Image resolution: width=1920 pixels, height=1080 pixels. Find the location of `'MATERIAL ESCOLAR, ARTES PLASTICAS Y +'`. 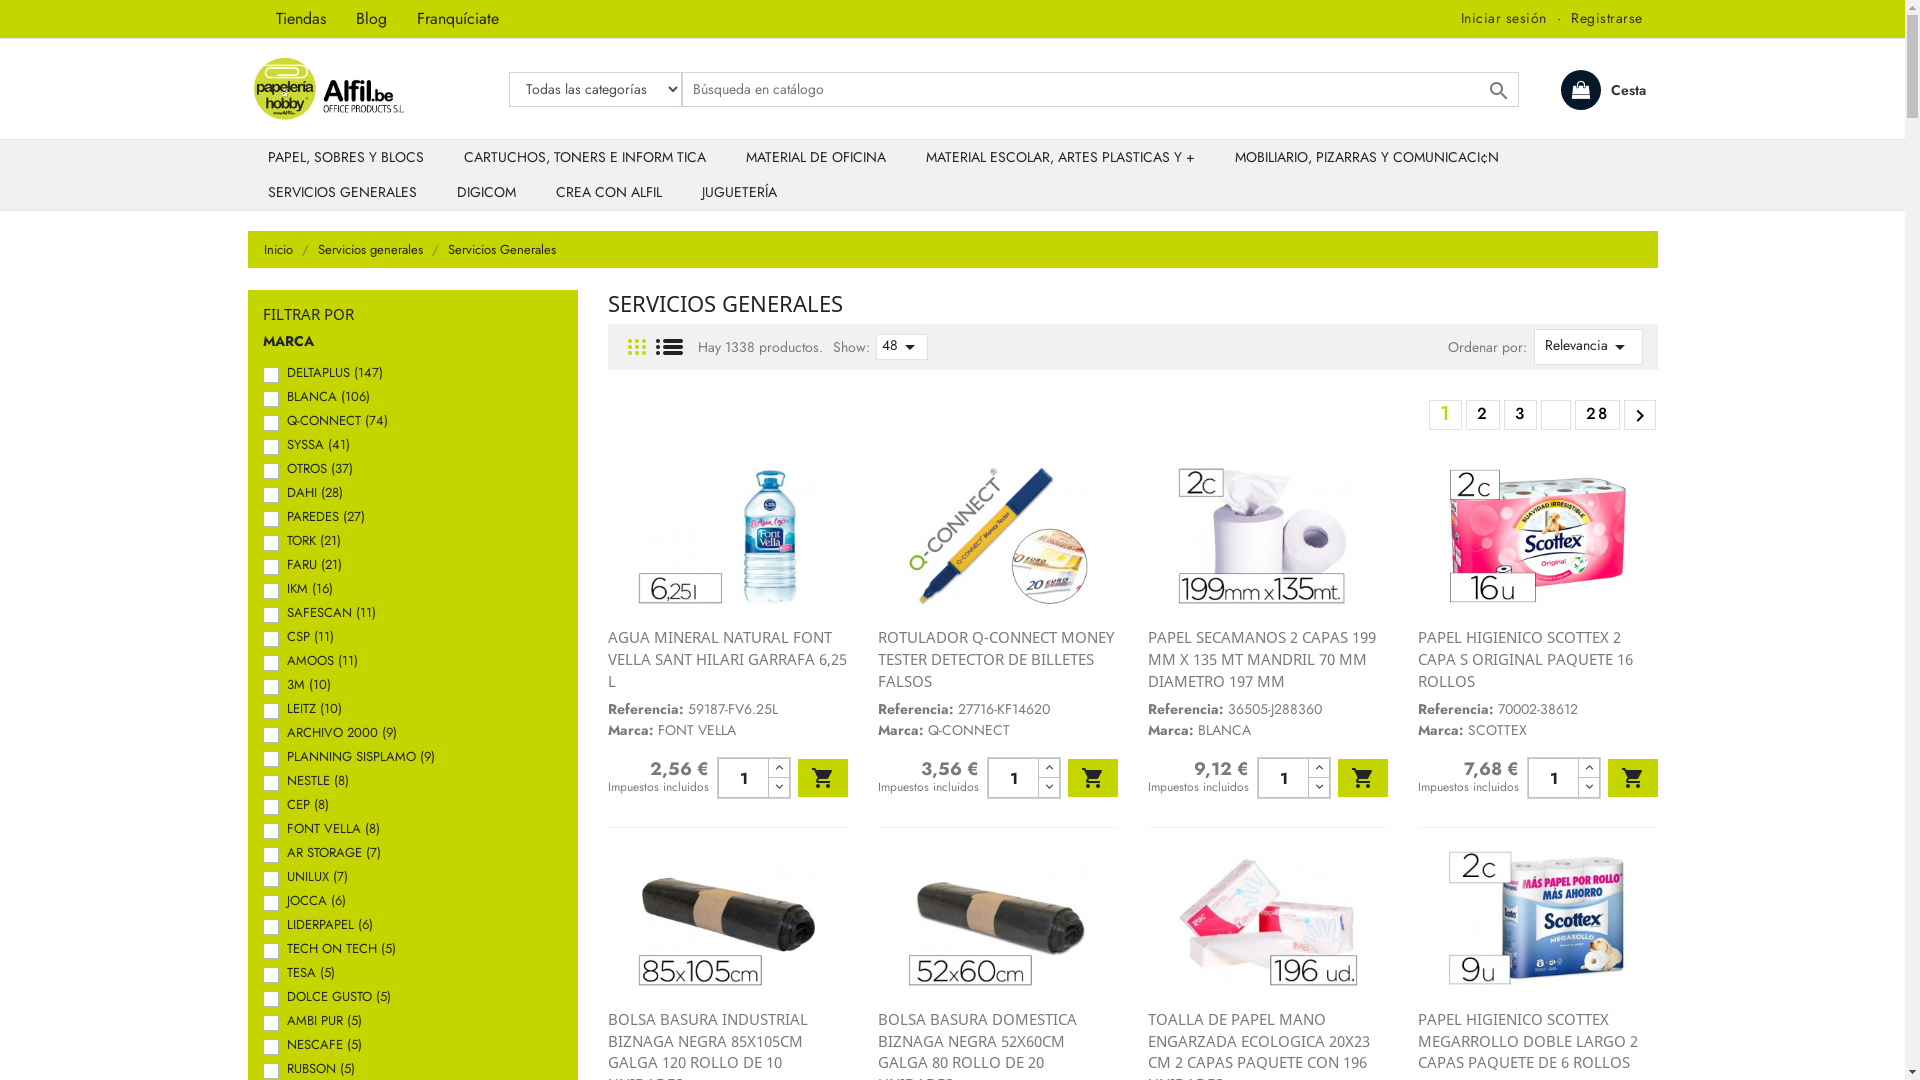

'MATERIAL ESCOLAR, ARTES PLASTICAS Y +' is located at coordinates (1059, 156).